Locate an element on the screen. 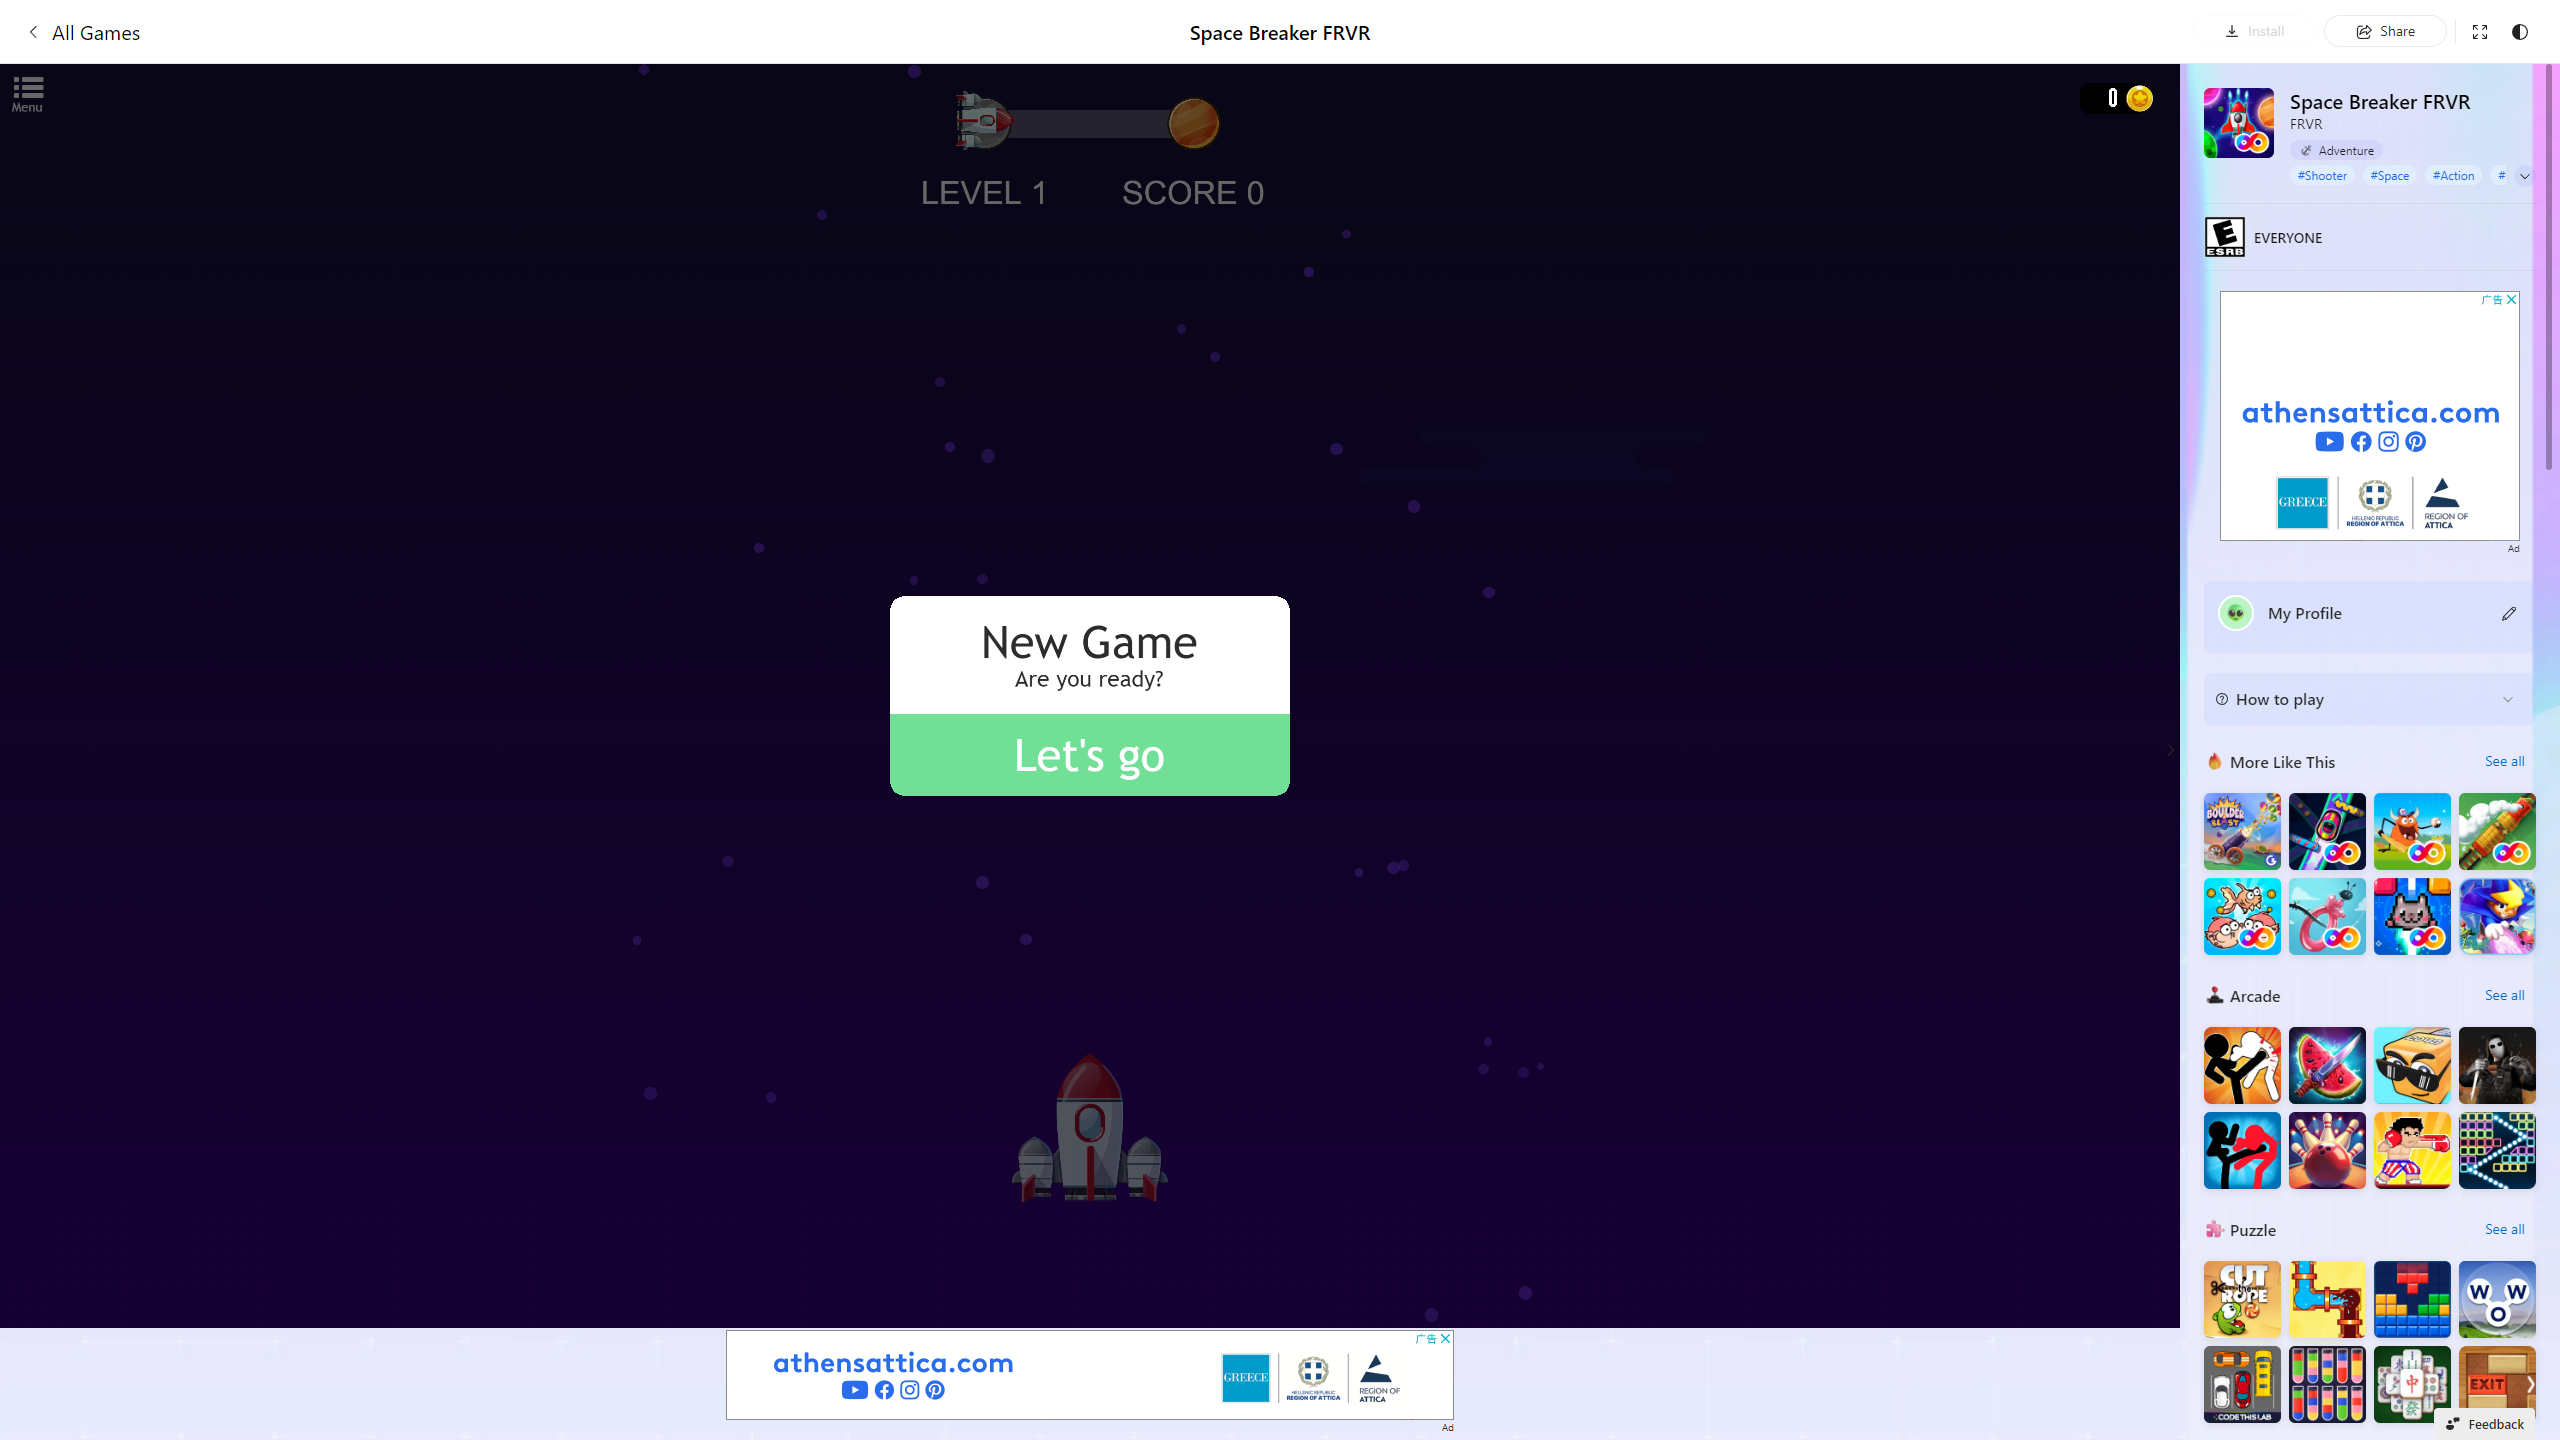 This screenshot has height=1440, width=2560. 'Hunter Hitman' is located at coordinates (2496, 1064).